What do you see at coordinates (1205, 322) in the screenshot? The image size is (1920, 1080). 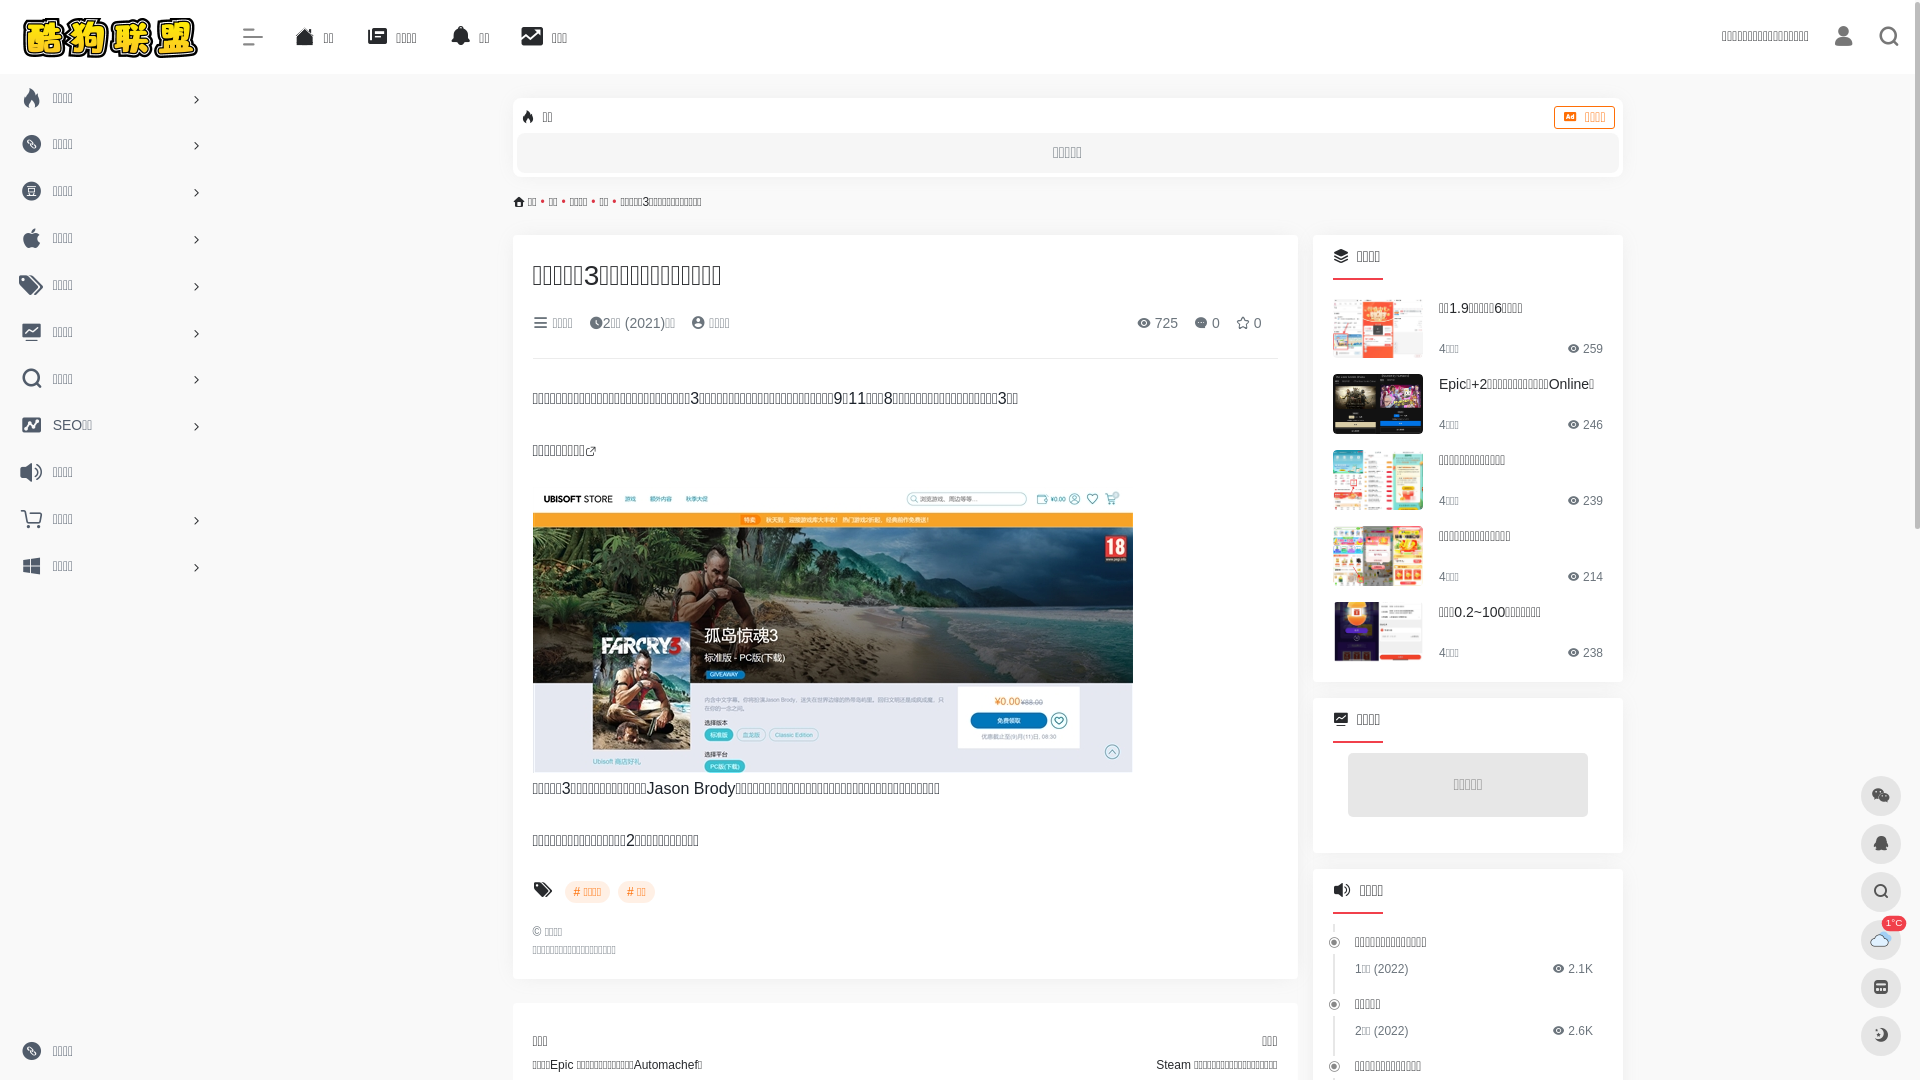 I see `'0'` at bounding box center [1205, 322].